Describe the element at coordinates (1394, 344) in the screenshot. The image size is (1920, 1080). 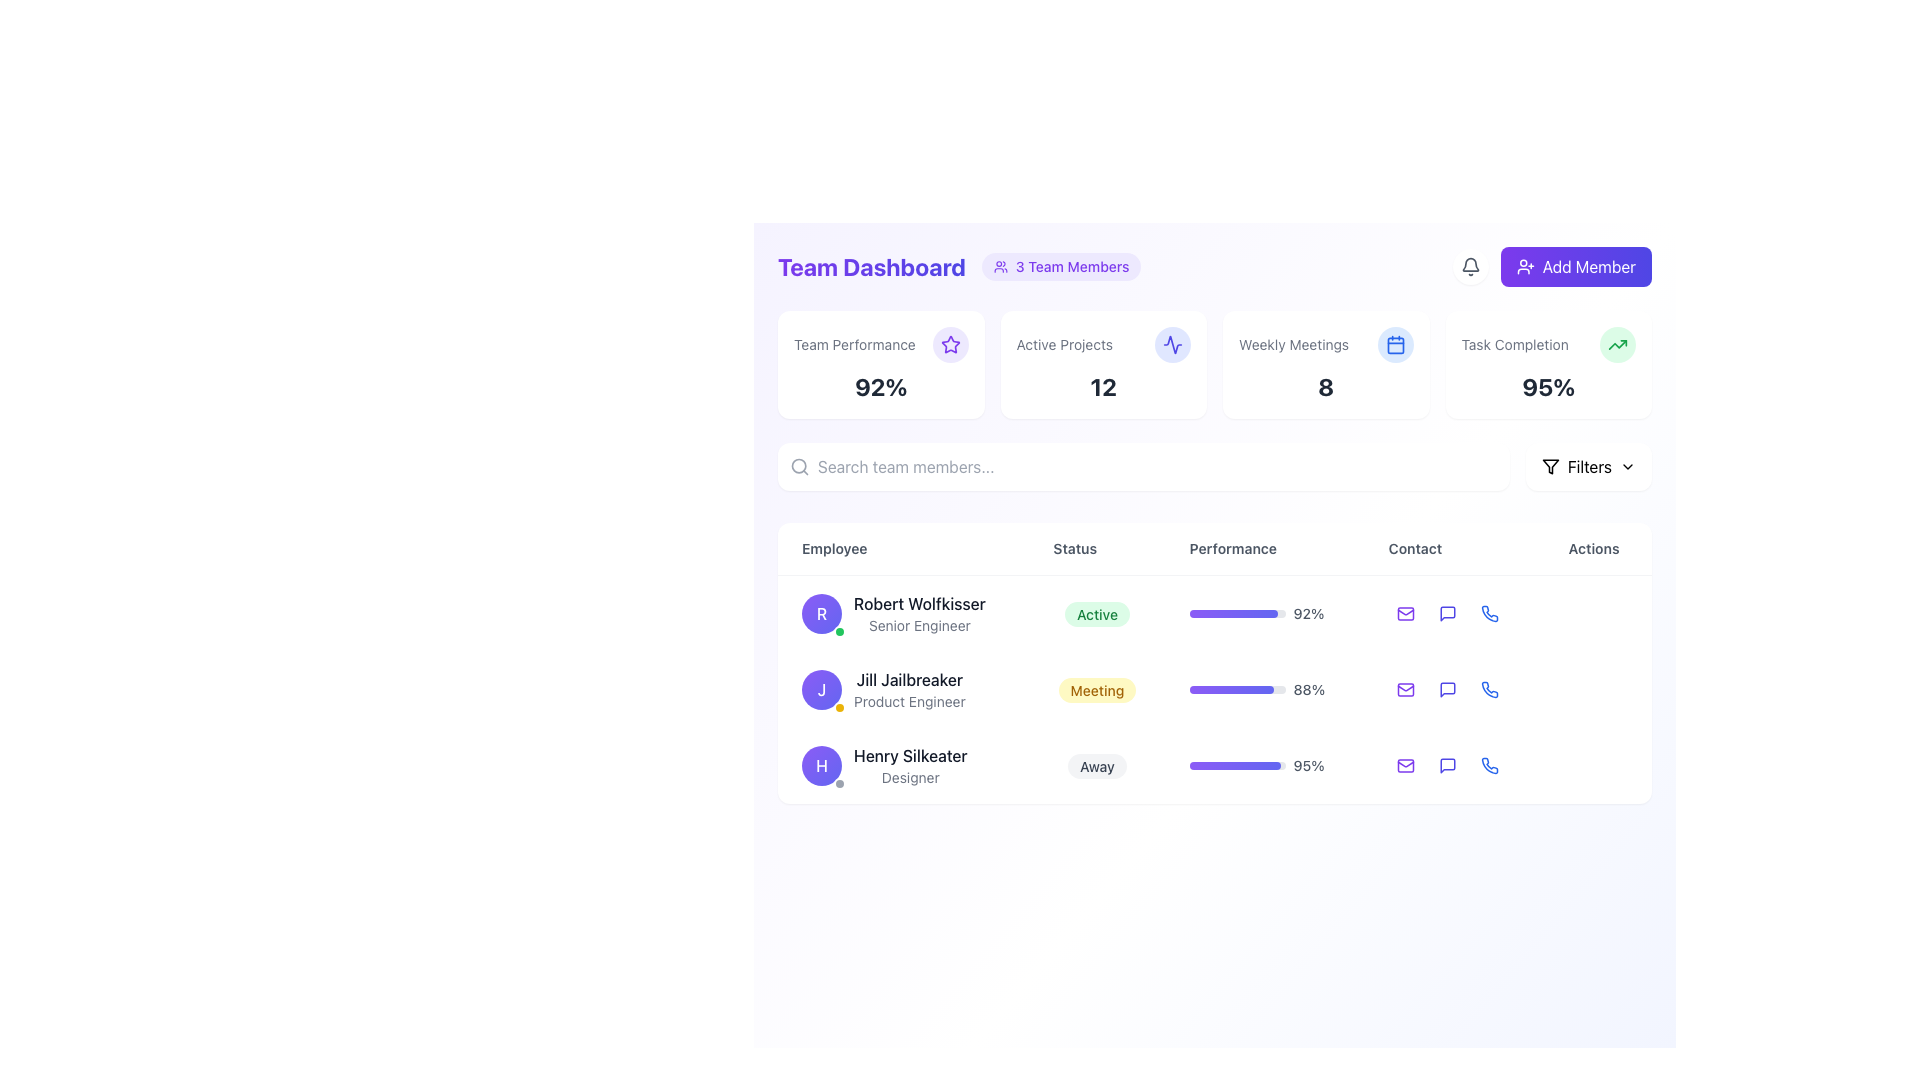
I see `the small rectangle with rounded corners and a light blue background located within the calendar icon in the 'Weekly Meetings' card in the dashboard layout` at that location.